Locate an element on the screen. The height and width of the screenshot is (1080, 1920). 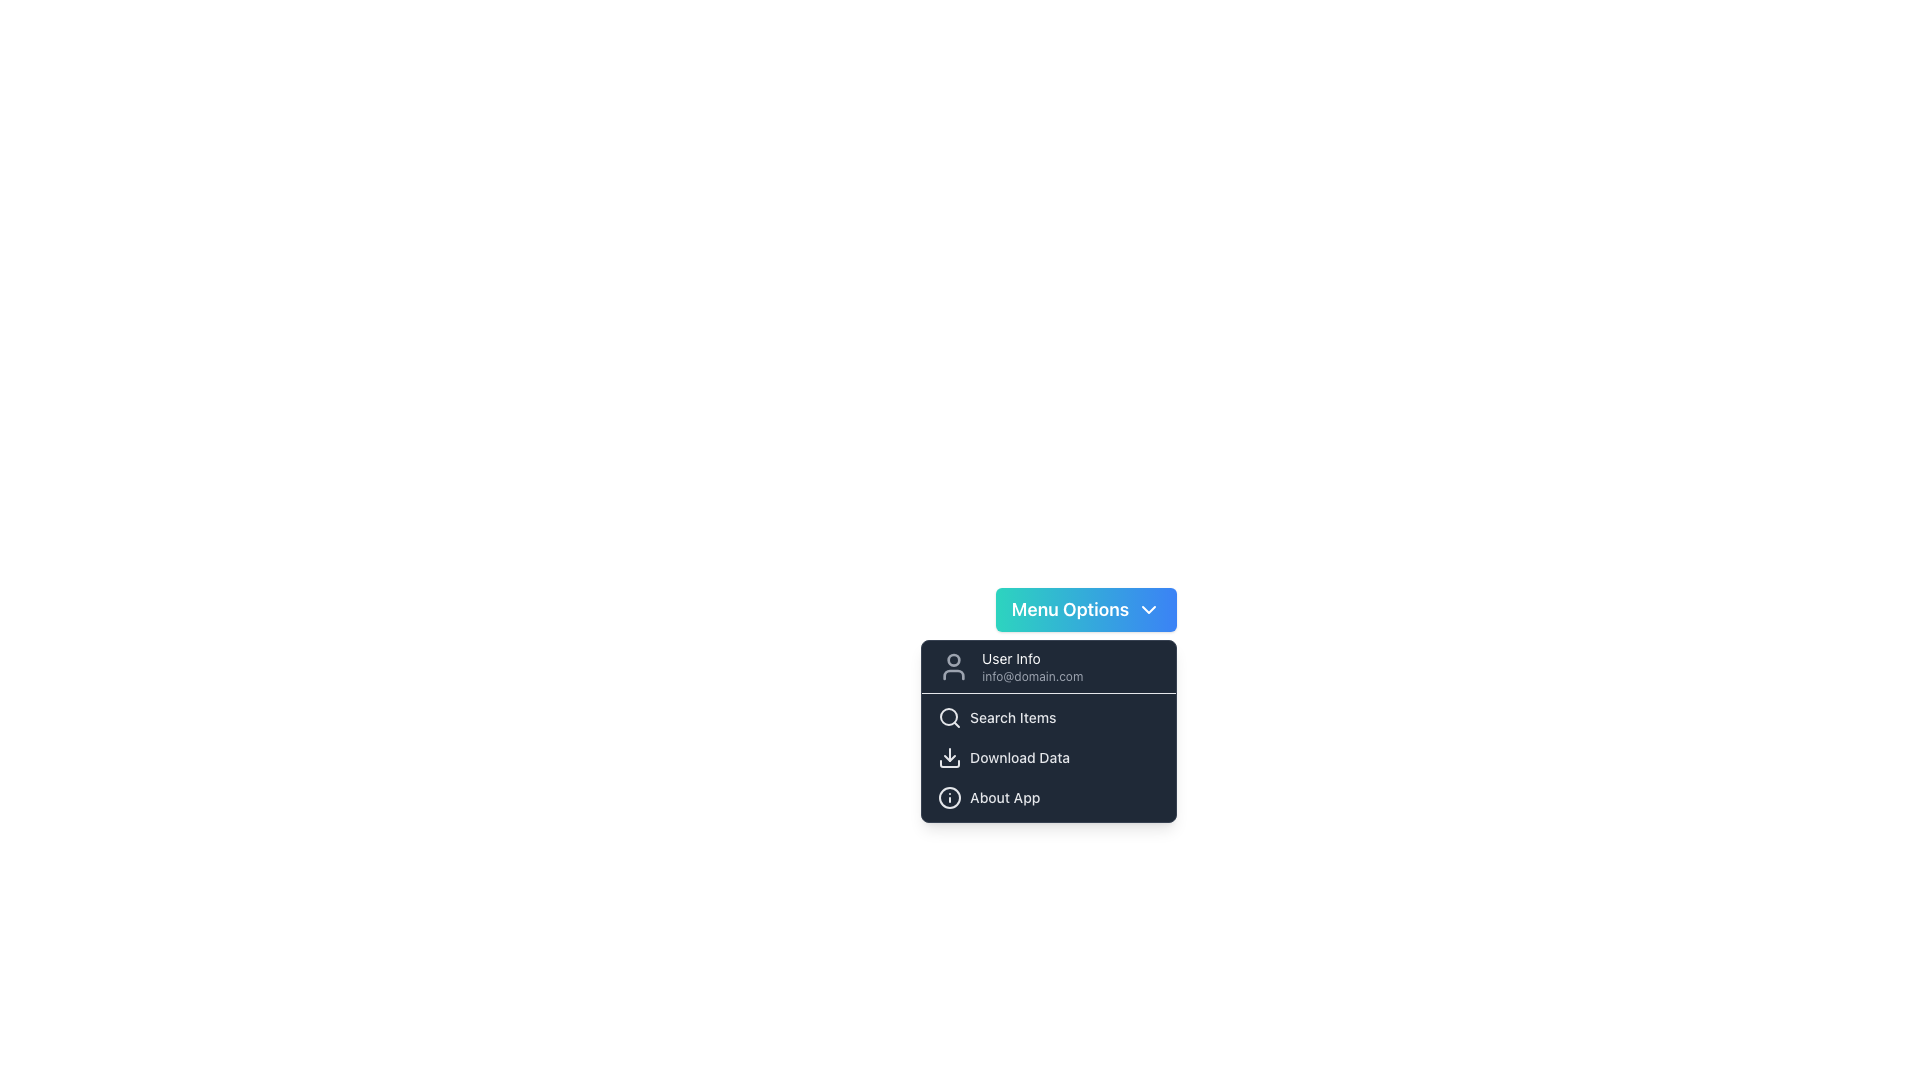
the 'User Info' text label located at the top of the 'Menu Options' dropdown menu, which indicates the purpose of the dropdown and is adjacent to the user profile icon is located at coordinates (1032, 659).